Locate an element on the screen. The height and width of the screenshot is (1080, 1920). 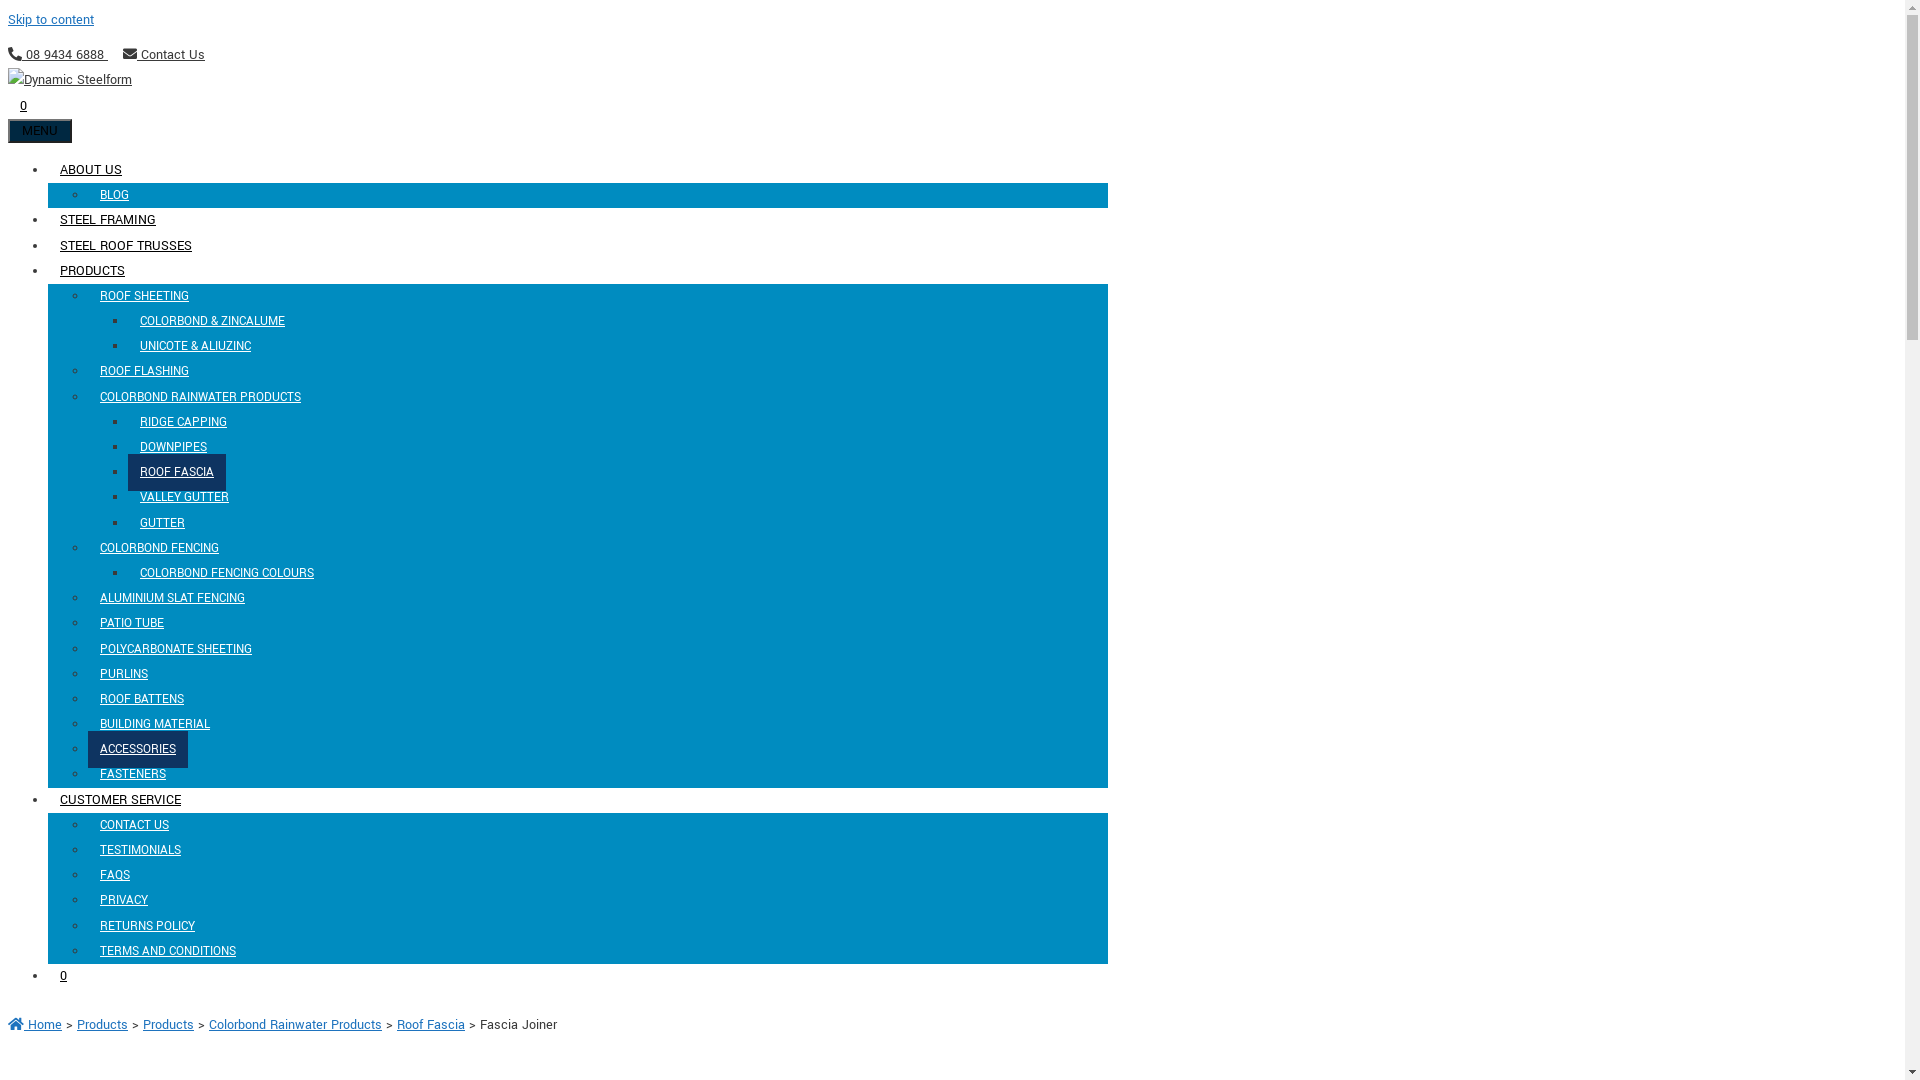
'COLORBOND FENCING COLOURS' is located at coordinates (226, 573).